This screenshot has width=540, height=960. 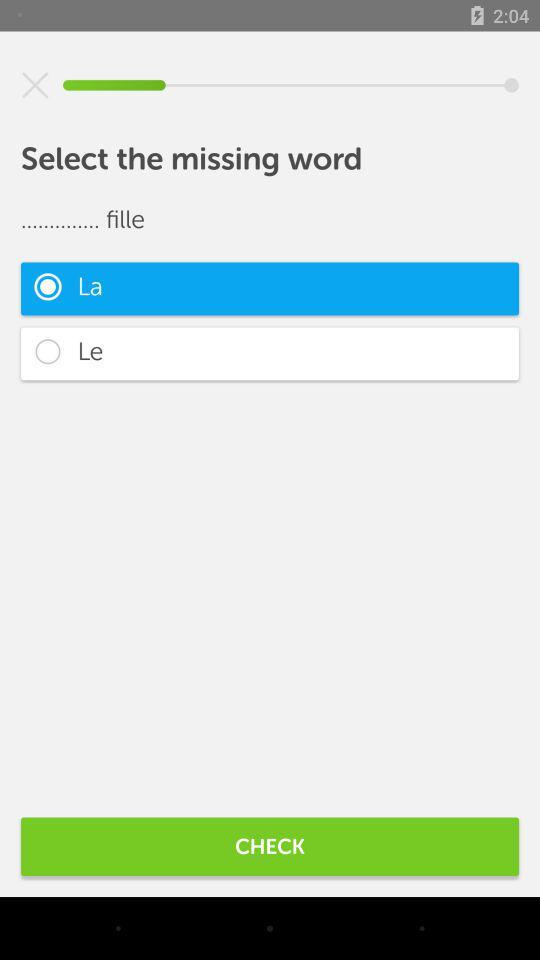 I want to click on the star icon, so click(x=35, y=85).